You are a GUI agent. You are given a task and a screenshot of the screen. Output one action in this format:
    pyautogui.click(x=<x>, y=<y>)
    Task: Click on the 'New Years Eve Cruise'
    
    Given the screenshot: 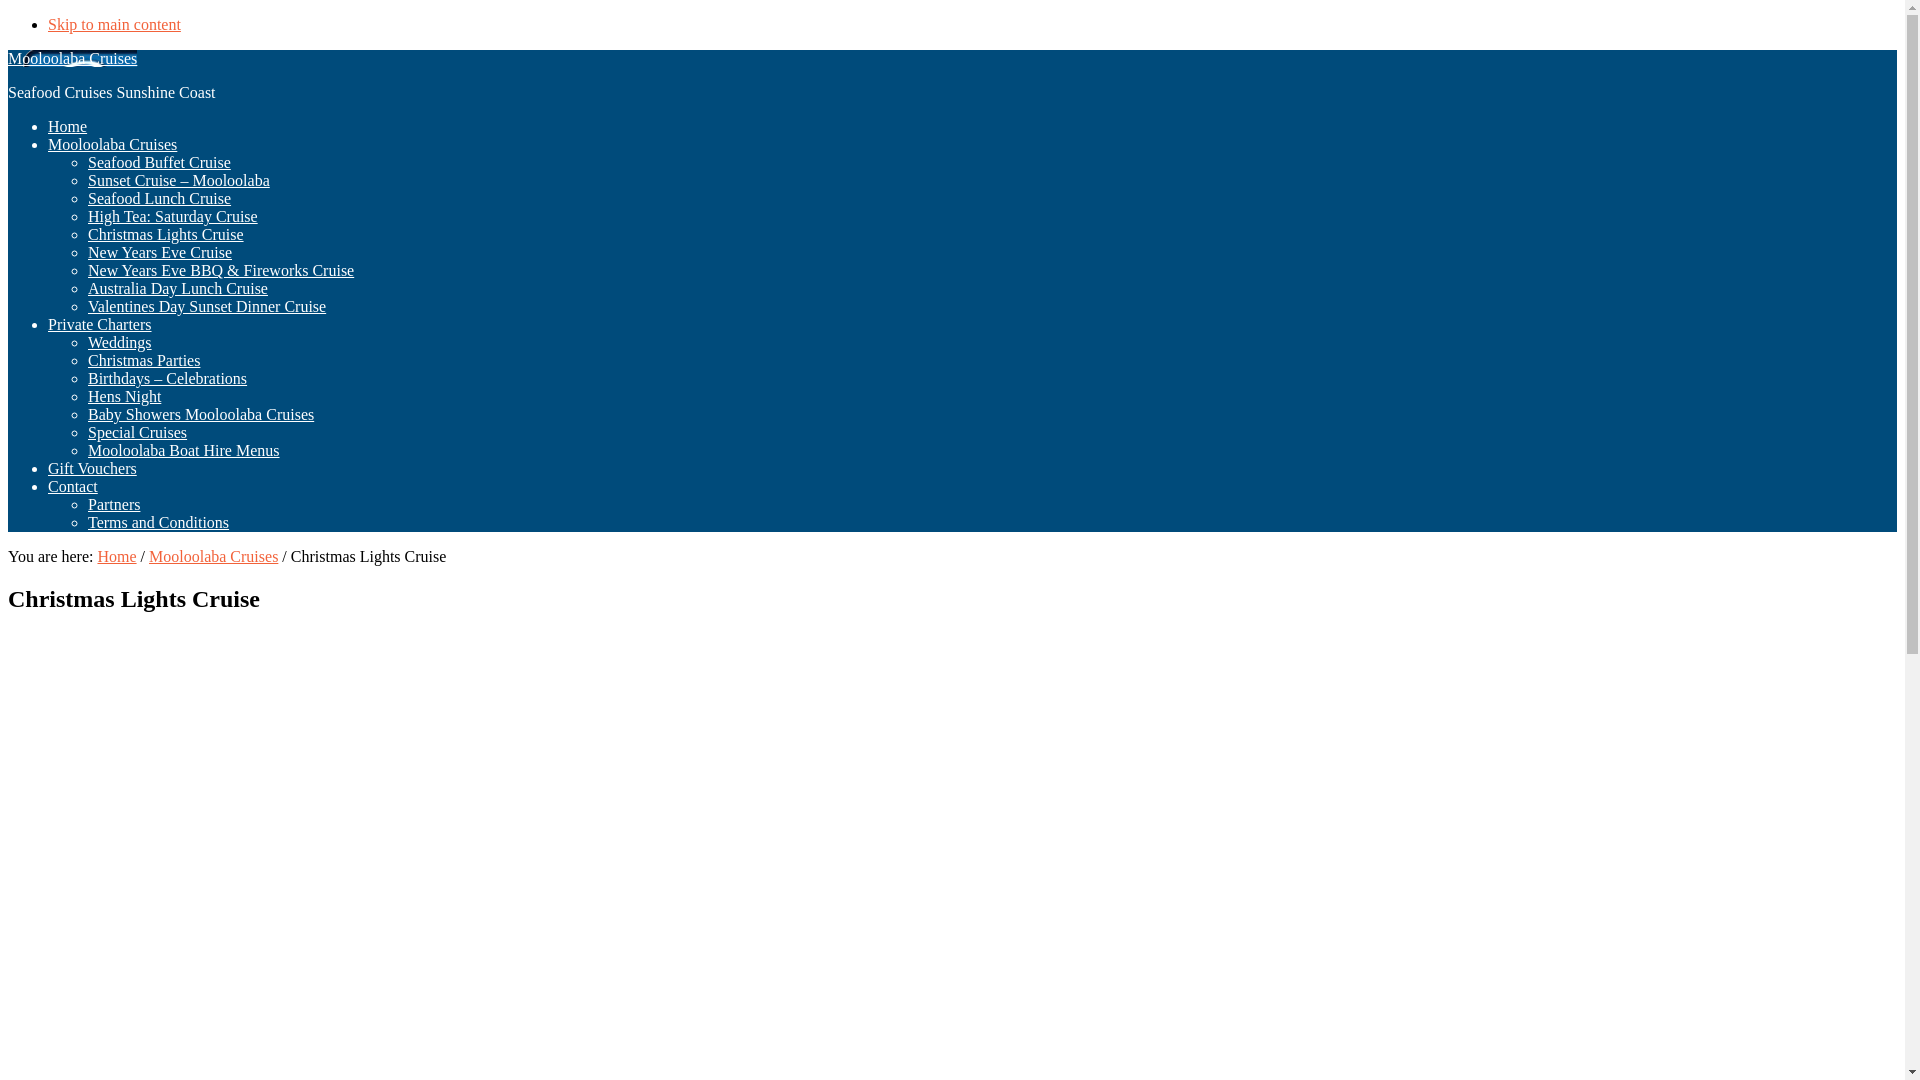 What is the action you would take?
    pyautogui.click(x=158, y=251)
    